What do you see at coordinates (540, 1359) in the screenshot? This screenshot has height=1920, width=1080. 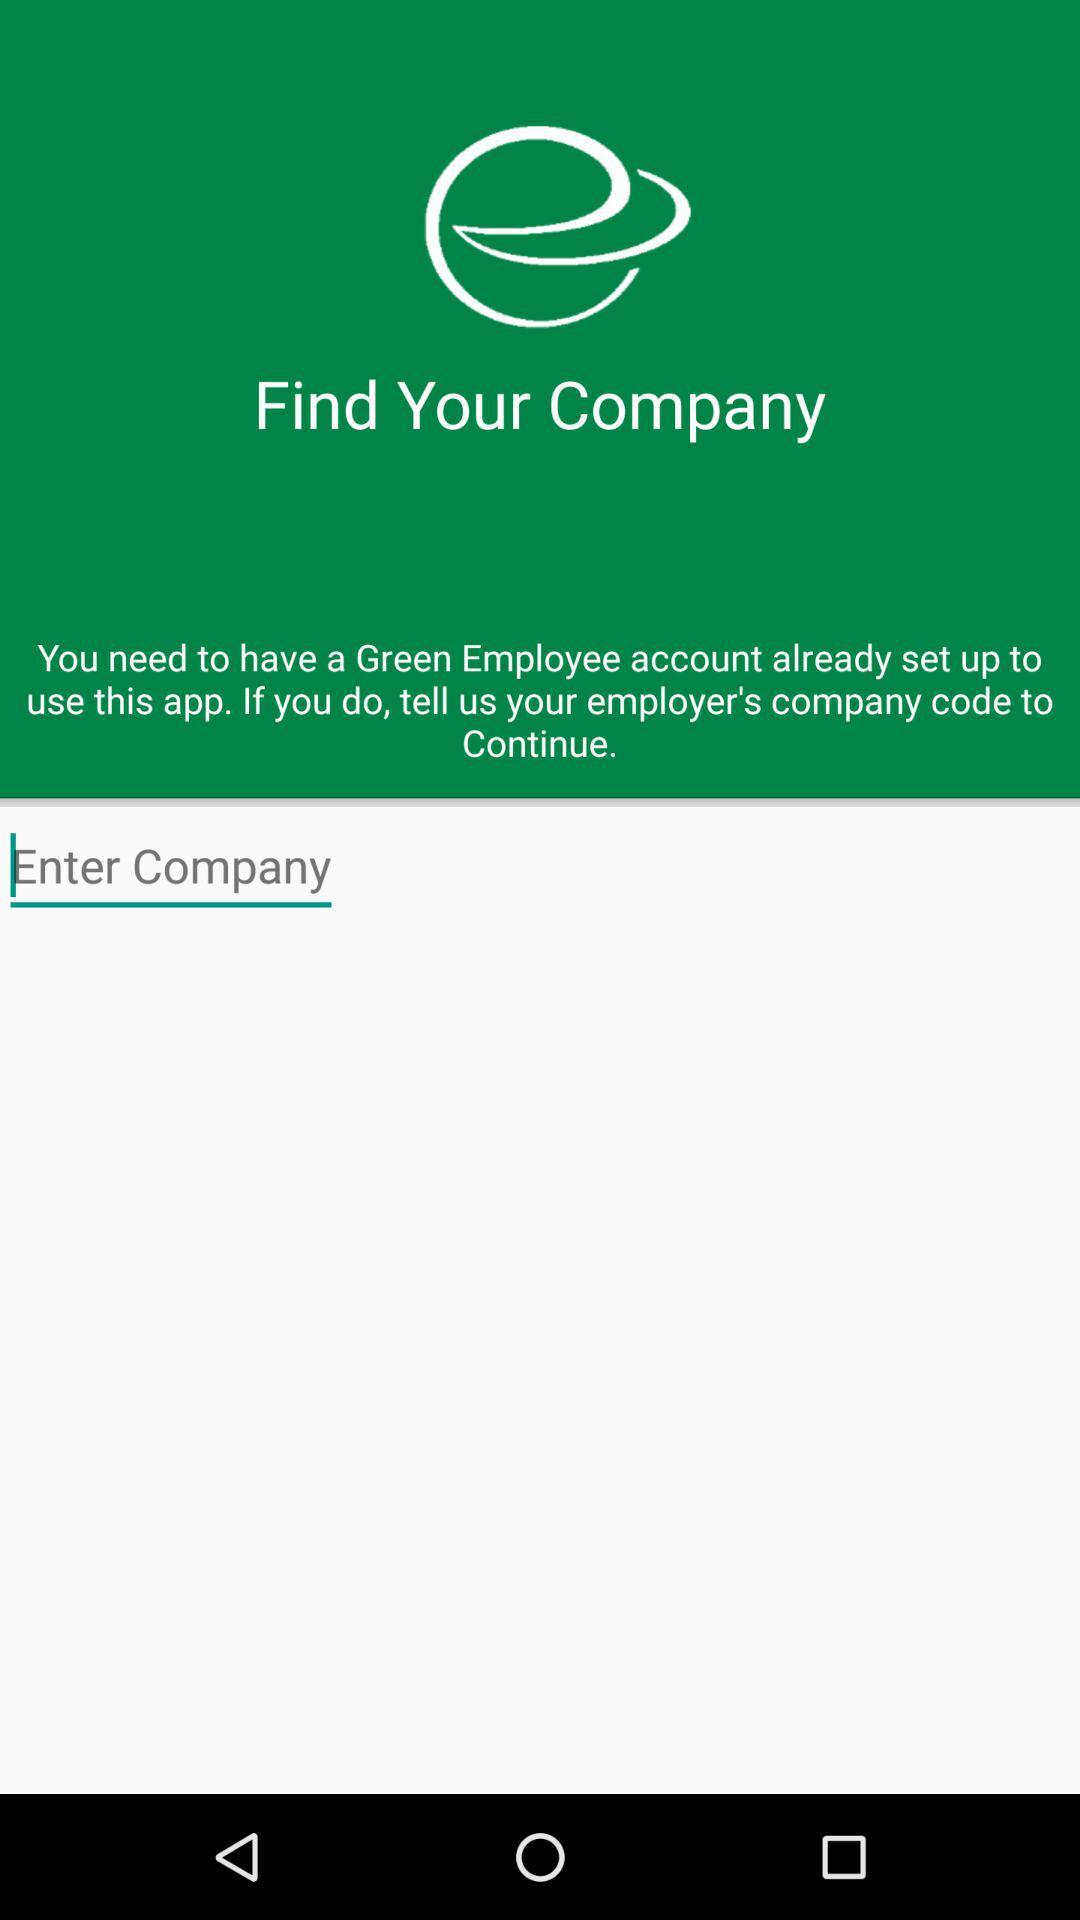 I see `the icon at the bottom` at bounding box center [540, 1359].